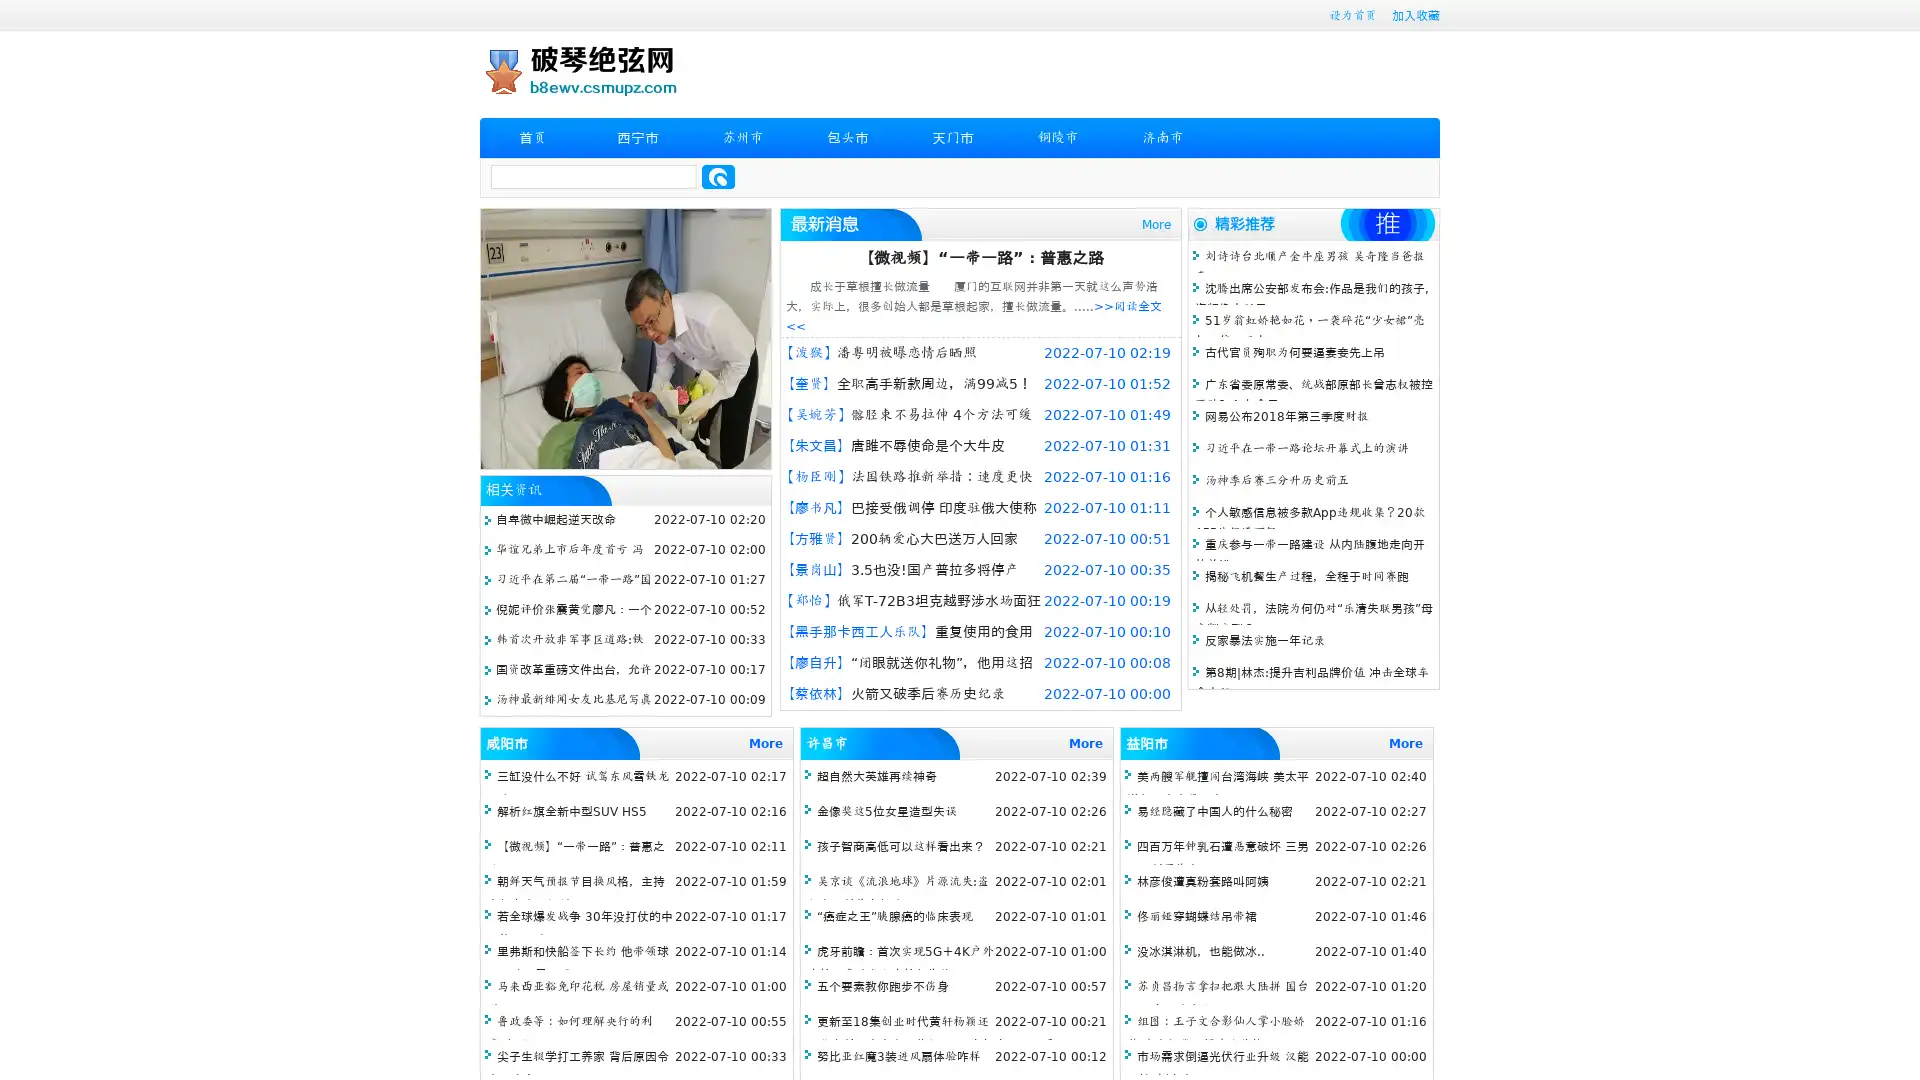  What do you see at coordinates (718, 176) in the screenshot?
I see `Search` at bounding box center [718, 176].